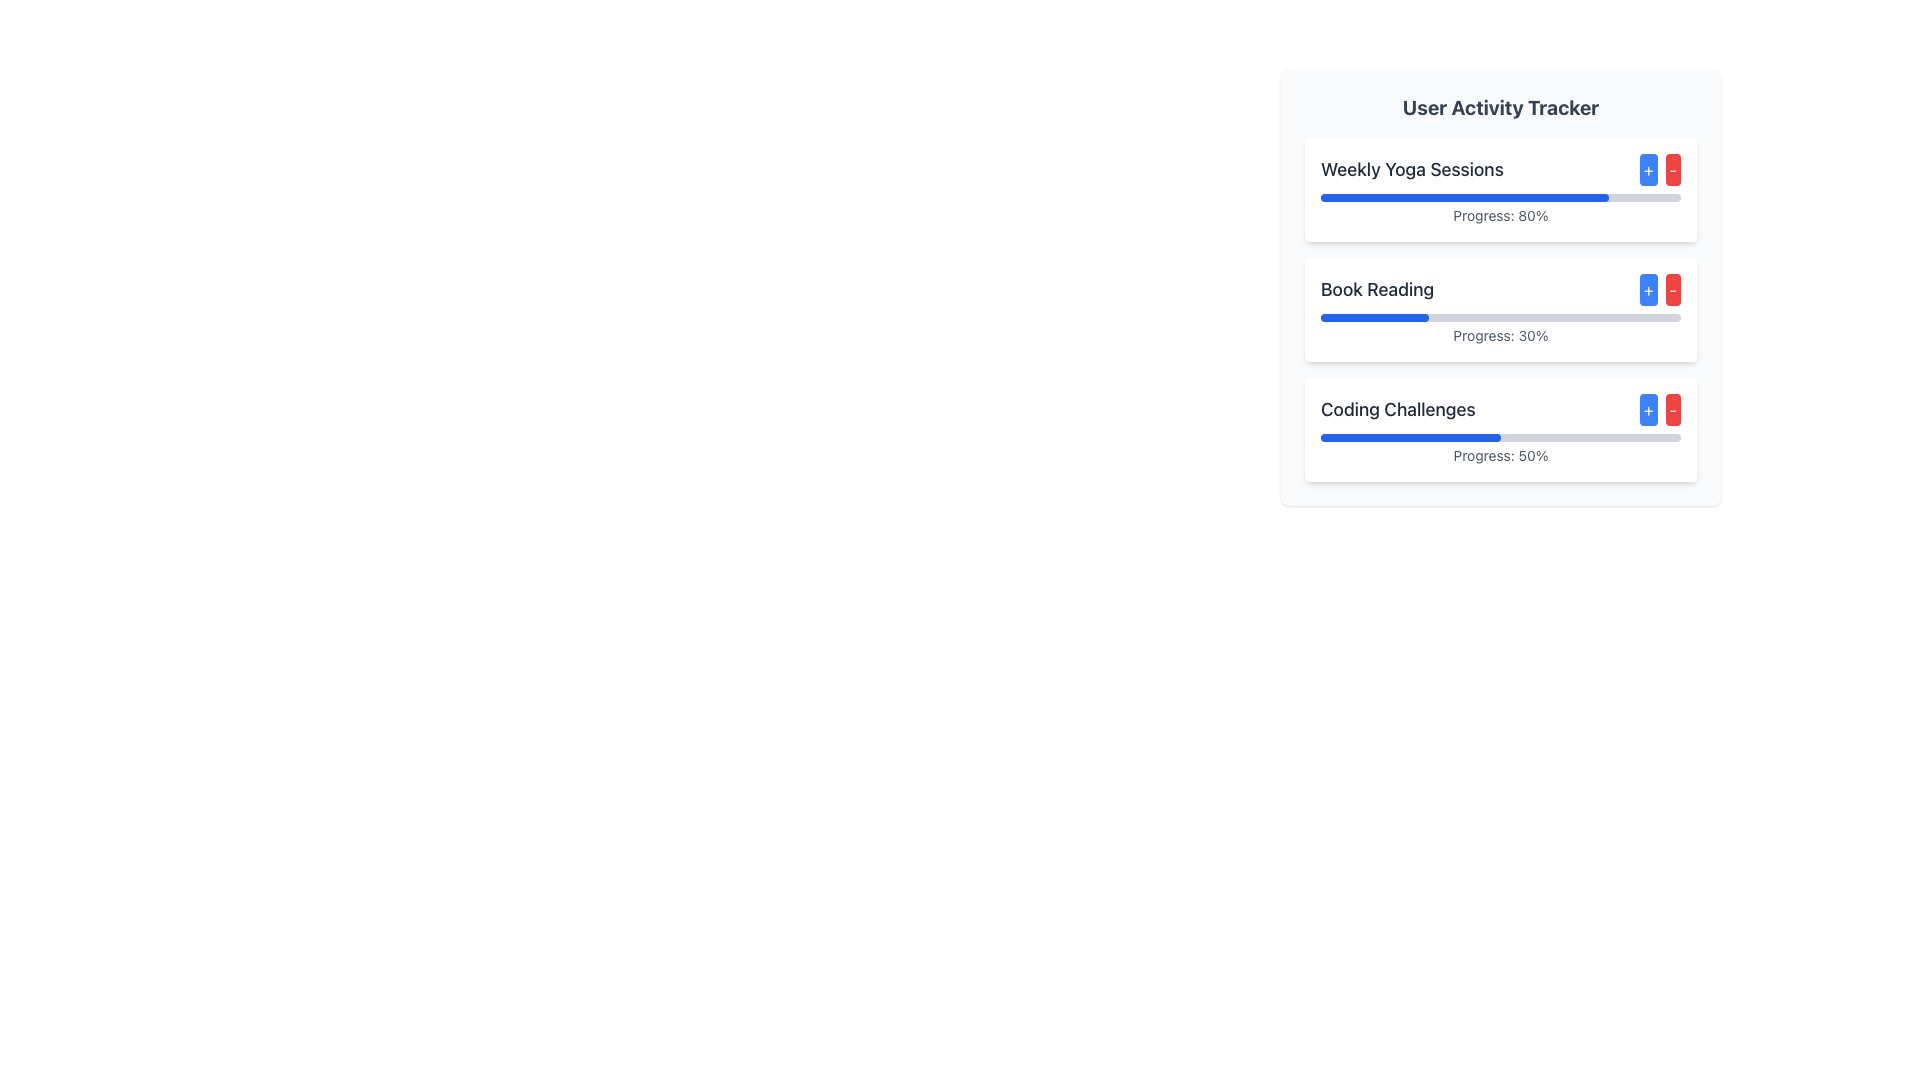  I want to click on the third progress bar in the 'User Activity Tracker' section under the 'Coding Challenges' card, which is currently filled to 50% in blue, so click(1501, 437).